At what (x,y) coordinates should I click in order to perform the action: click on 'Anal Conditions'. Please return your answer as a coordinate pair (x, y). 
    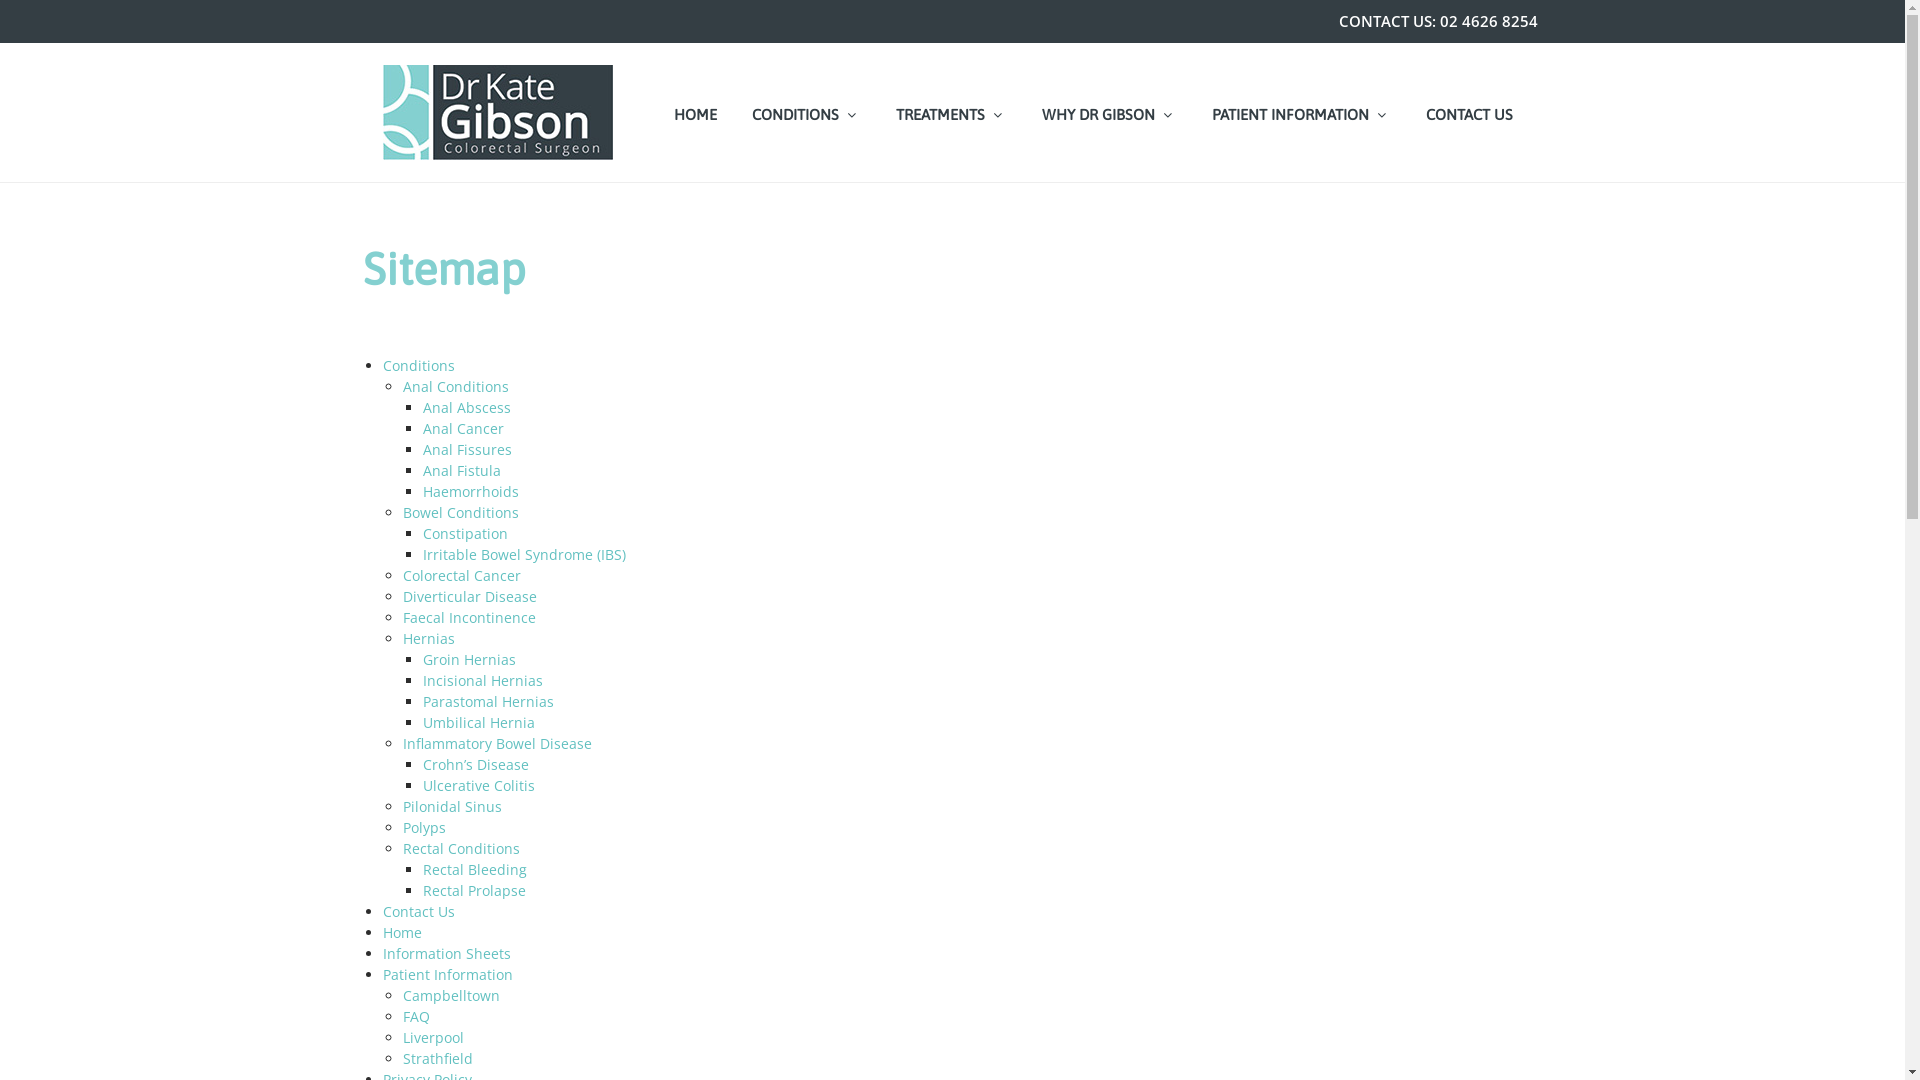
    Looking at the image, I should click on (454, 386).